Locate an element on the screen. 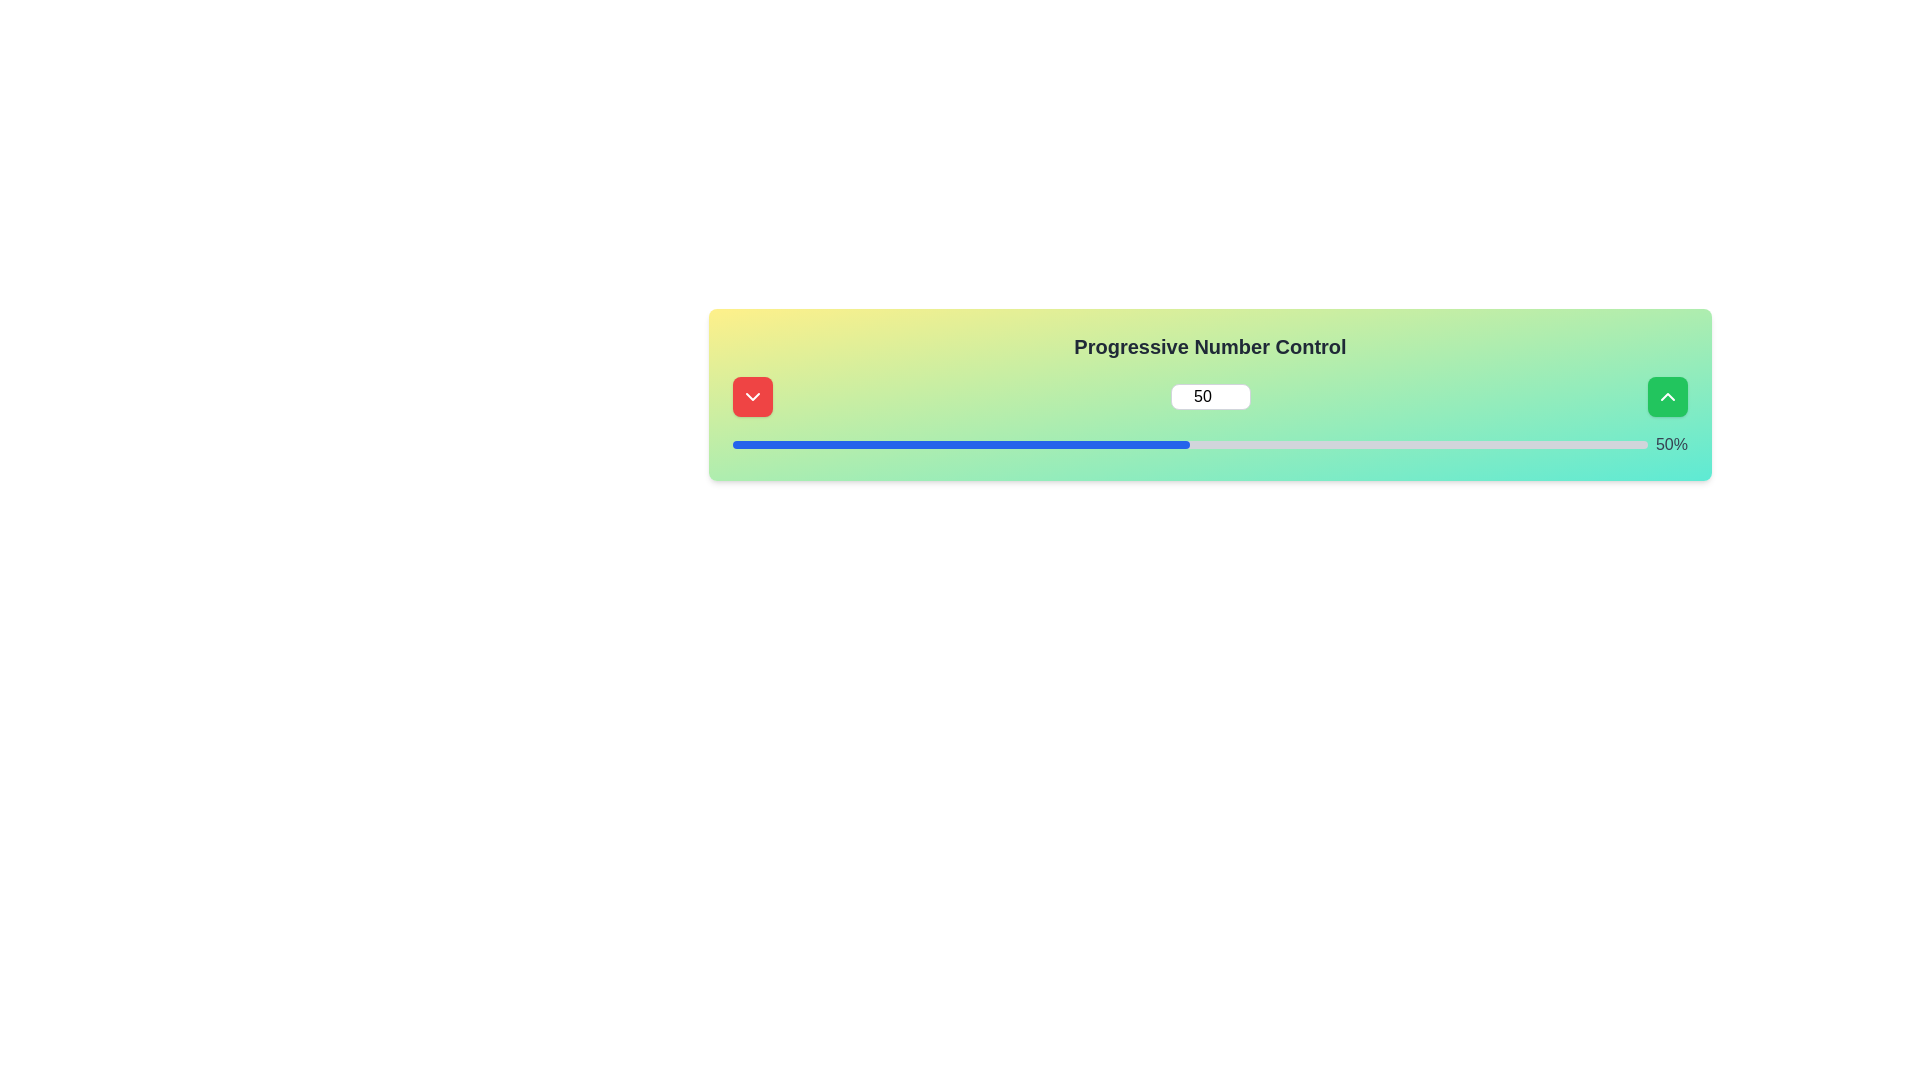 The width and height of the screenshot is (1920, 1080). the small triangular 'up' arrow icon with a green background located in the bottom right corner of the gradient-colored rectangular panel to increment is located at coordinates (1668, 397).